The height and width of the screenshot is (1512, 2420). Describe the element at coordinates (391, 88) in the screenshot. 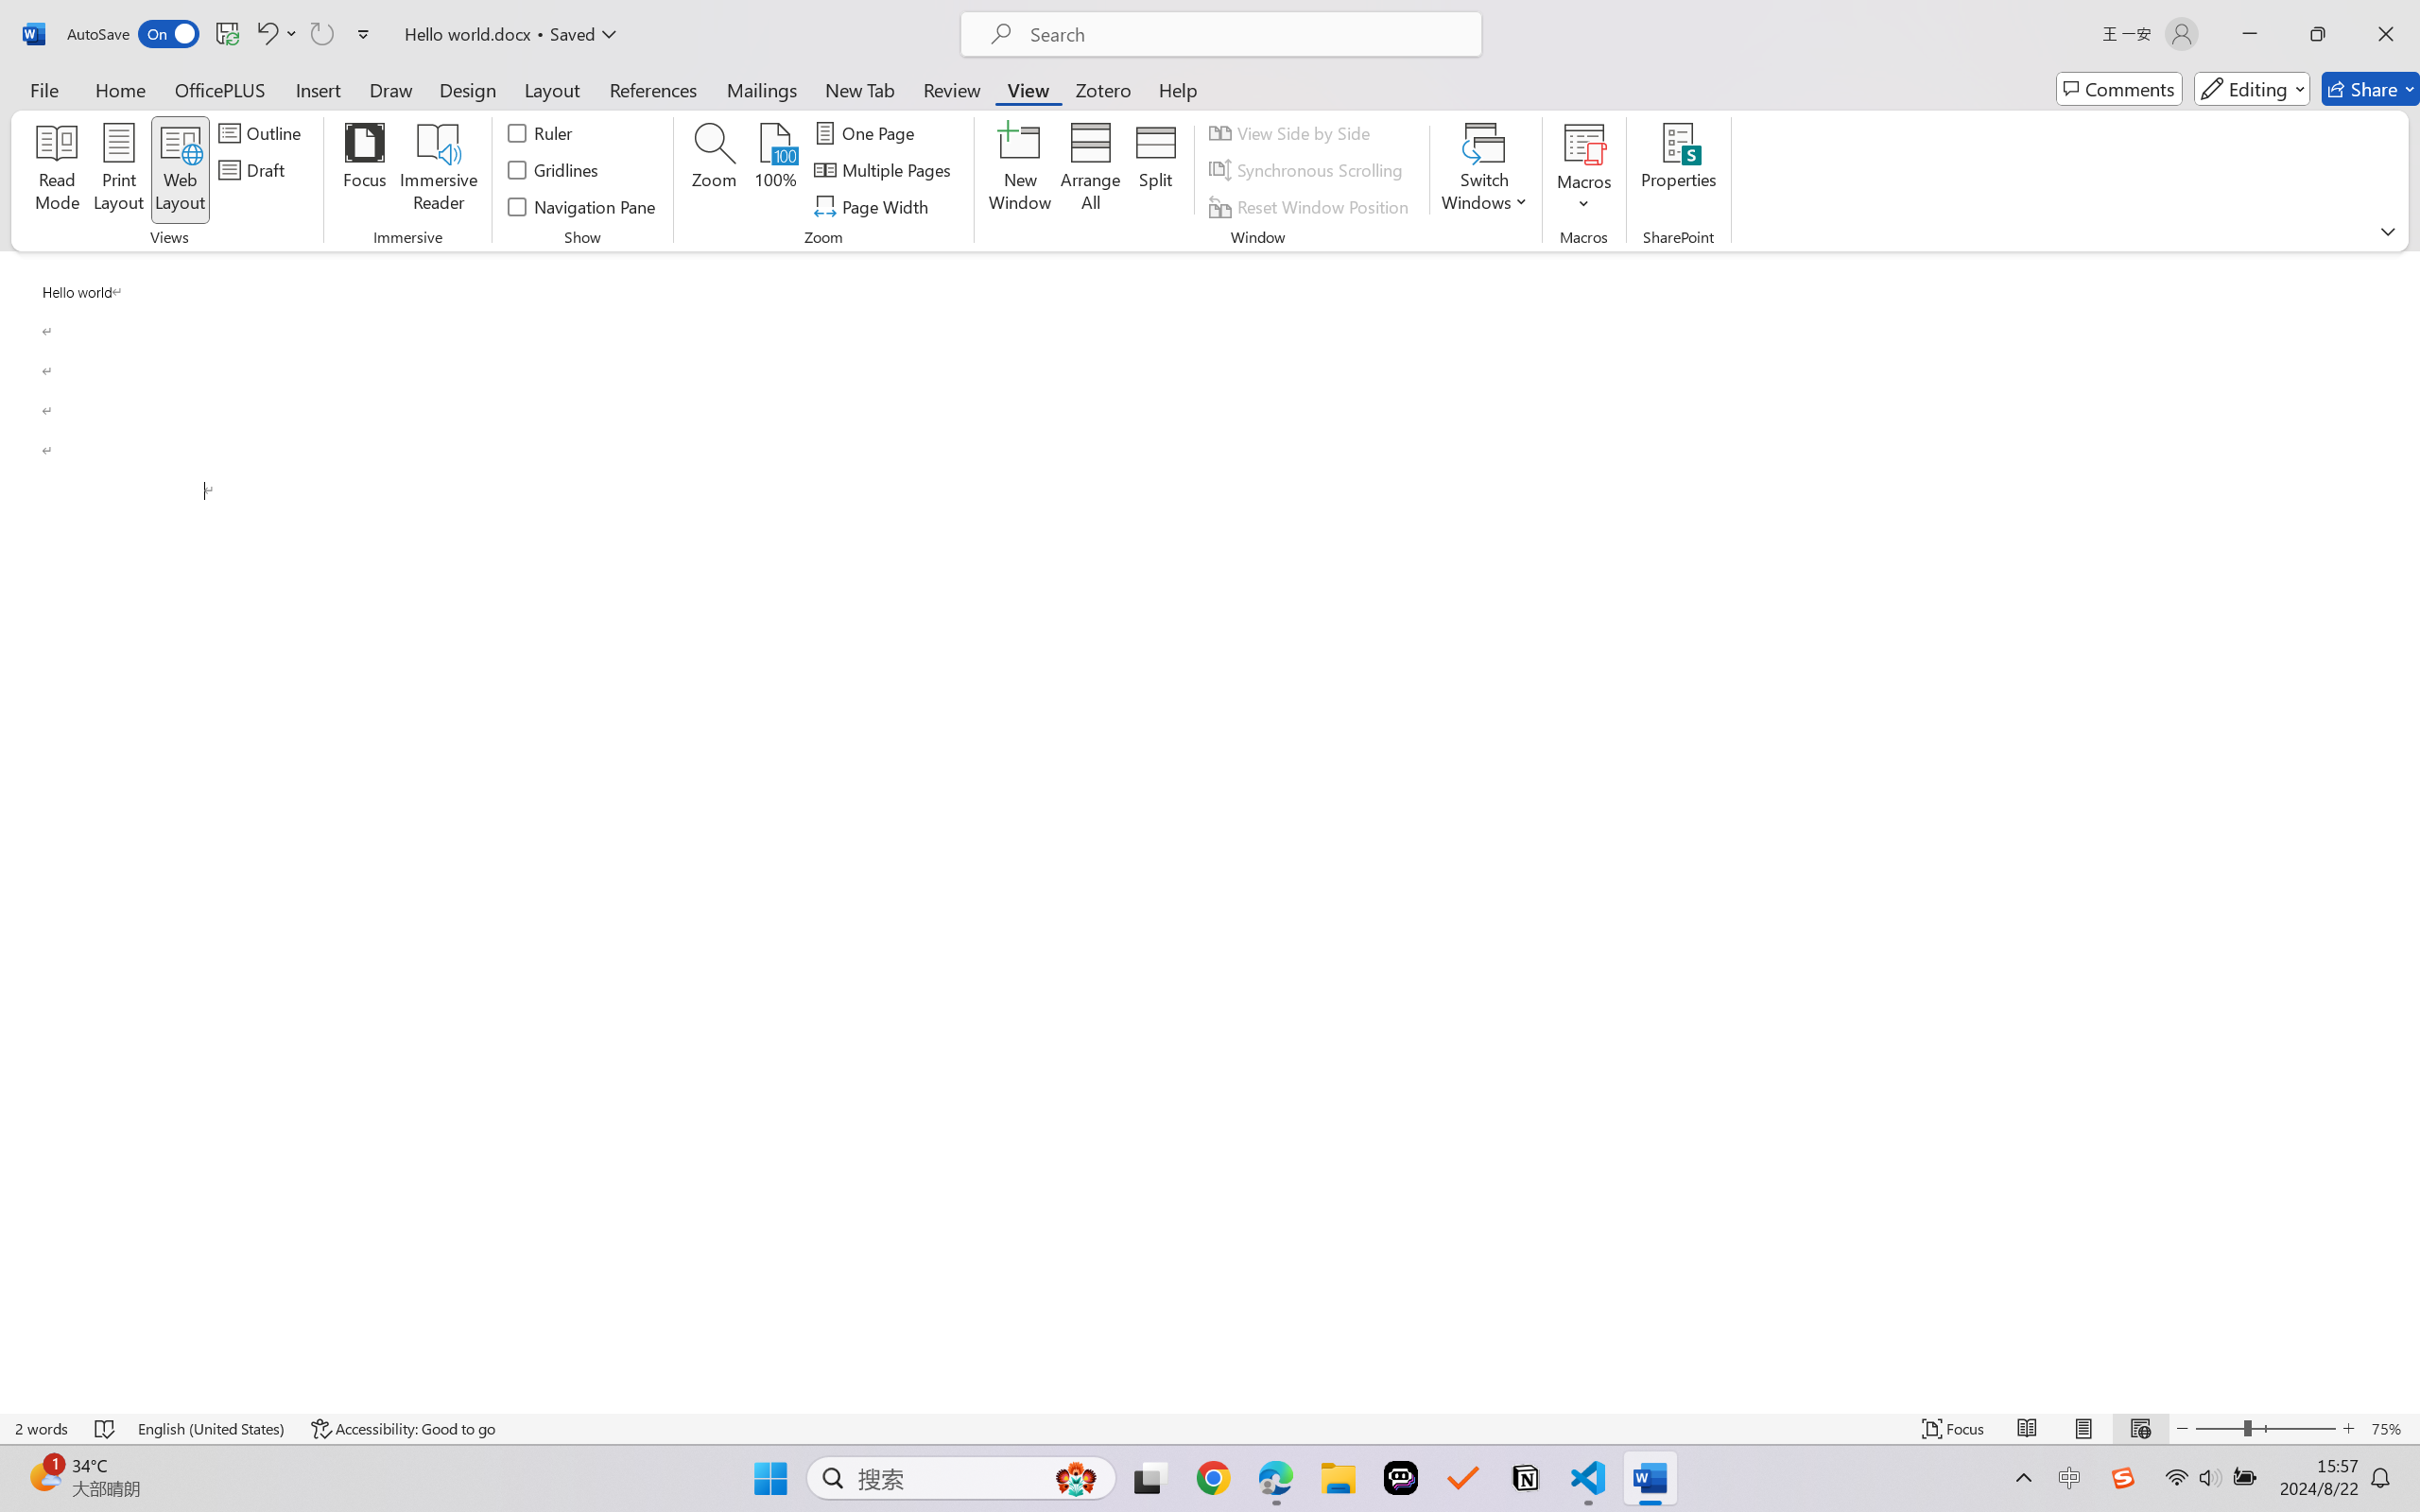

I see `'Draw'` at that location.